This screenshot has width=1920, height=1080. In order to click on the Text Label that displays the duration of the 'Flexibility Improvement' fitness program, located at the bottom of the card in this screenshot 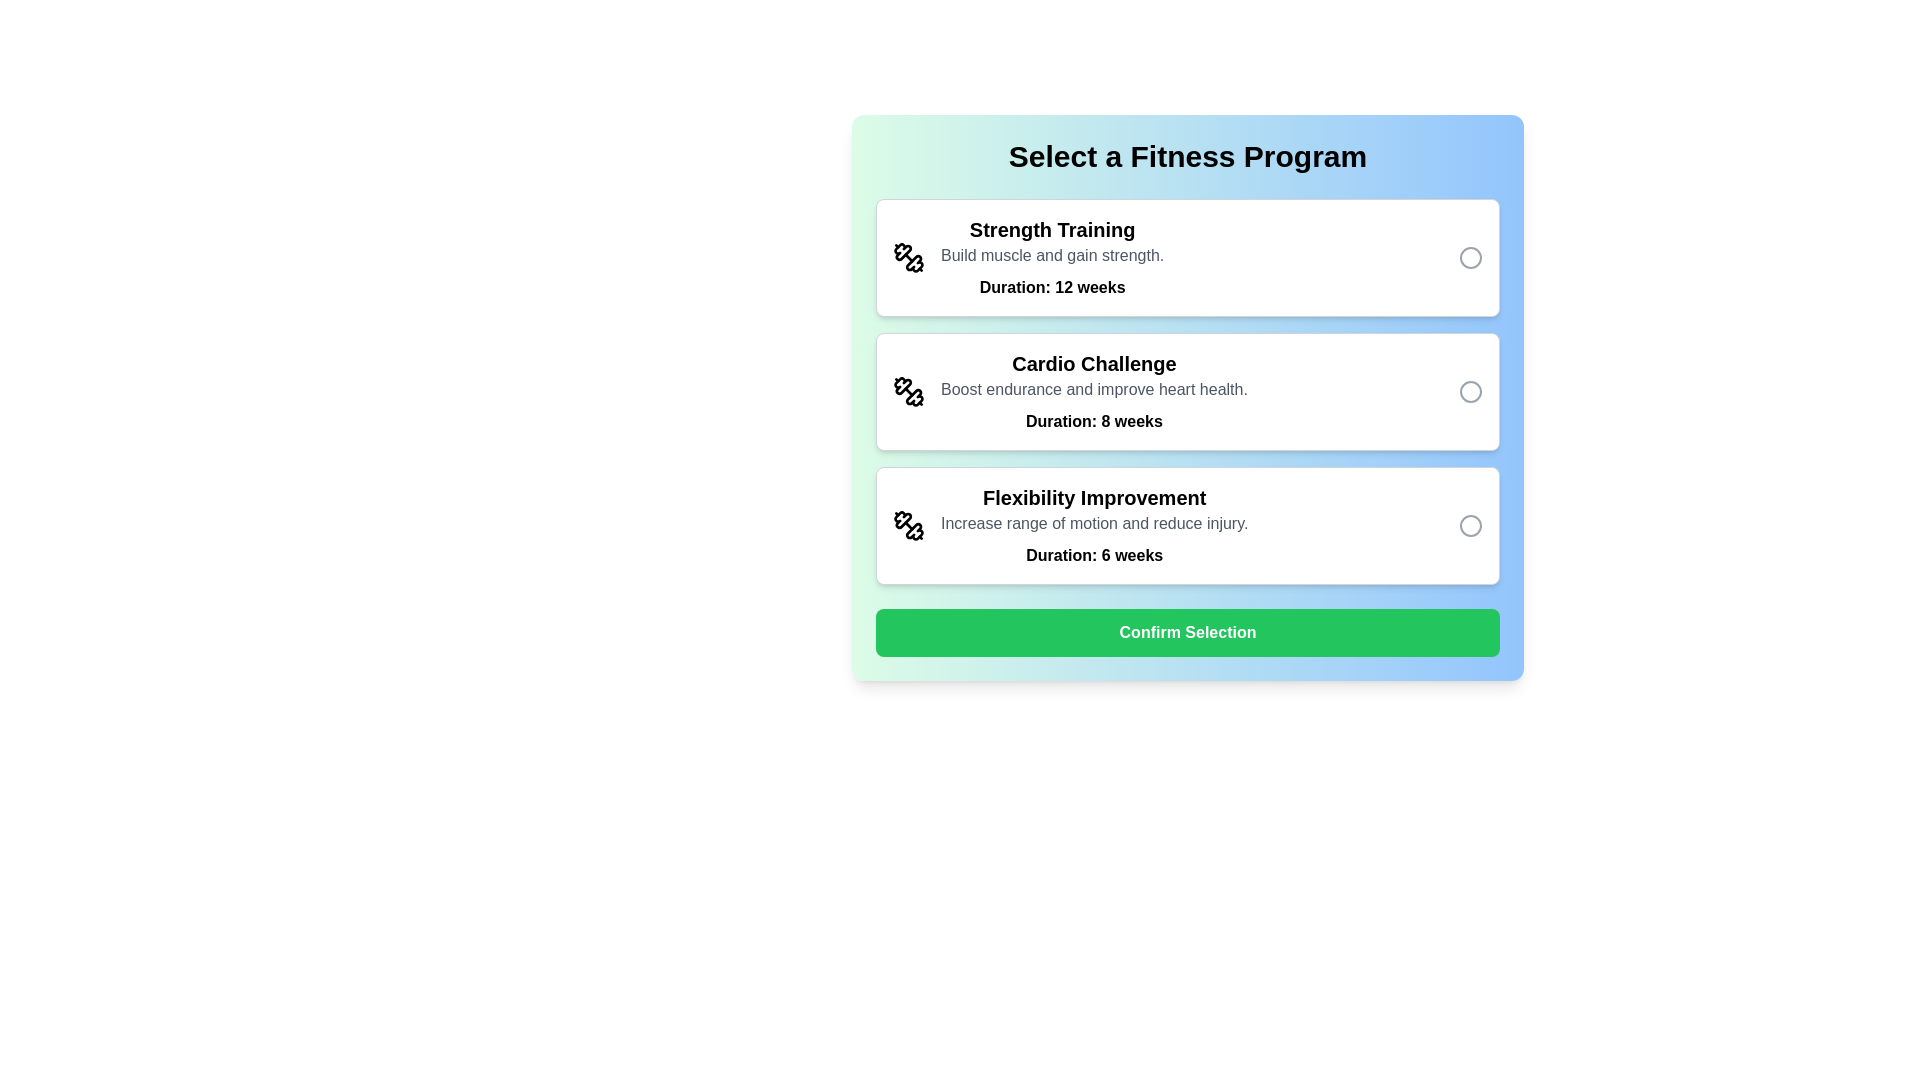, I will do `click(1093, 555)`.